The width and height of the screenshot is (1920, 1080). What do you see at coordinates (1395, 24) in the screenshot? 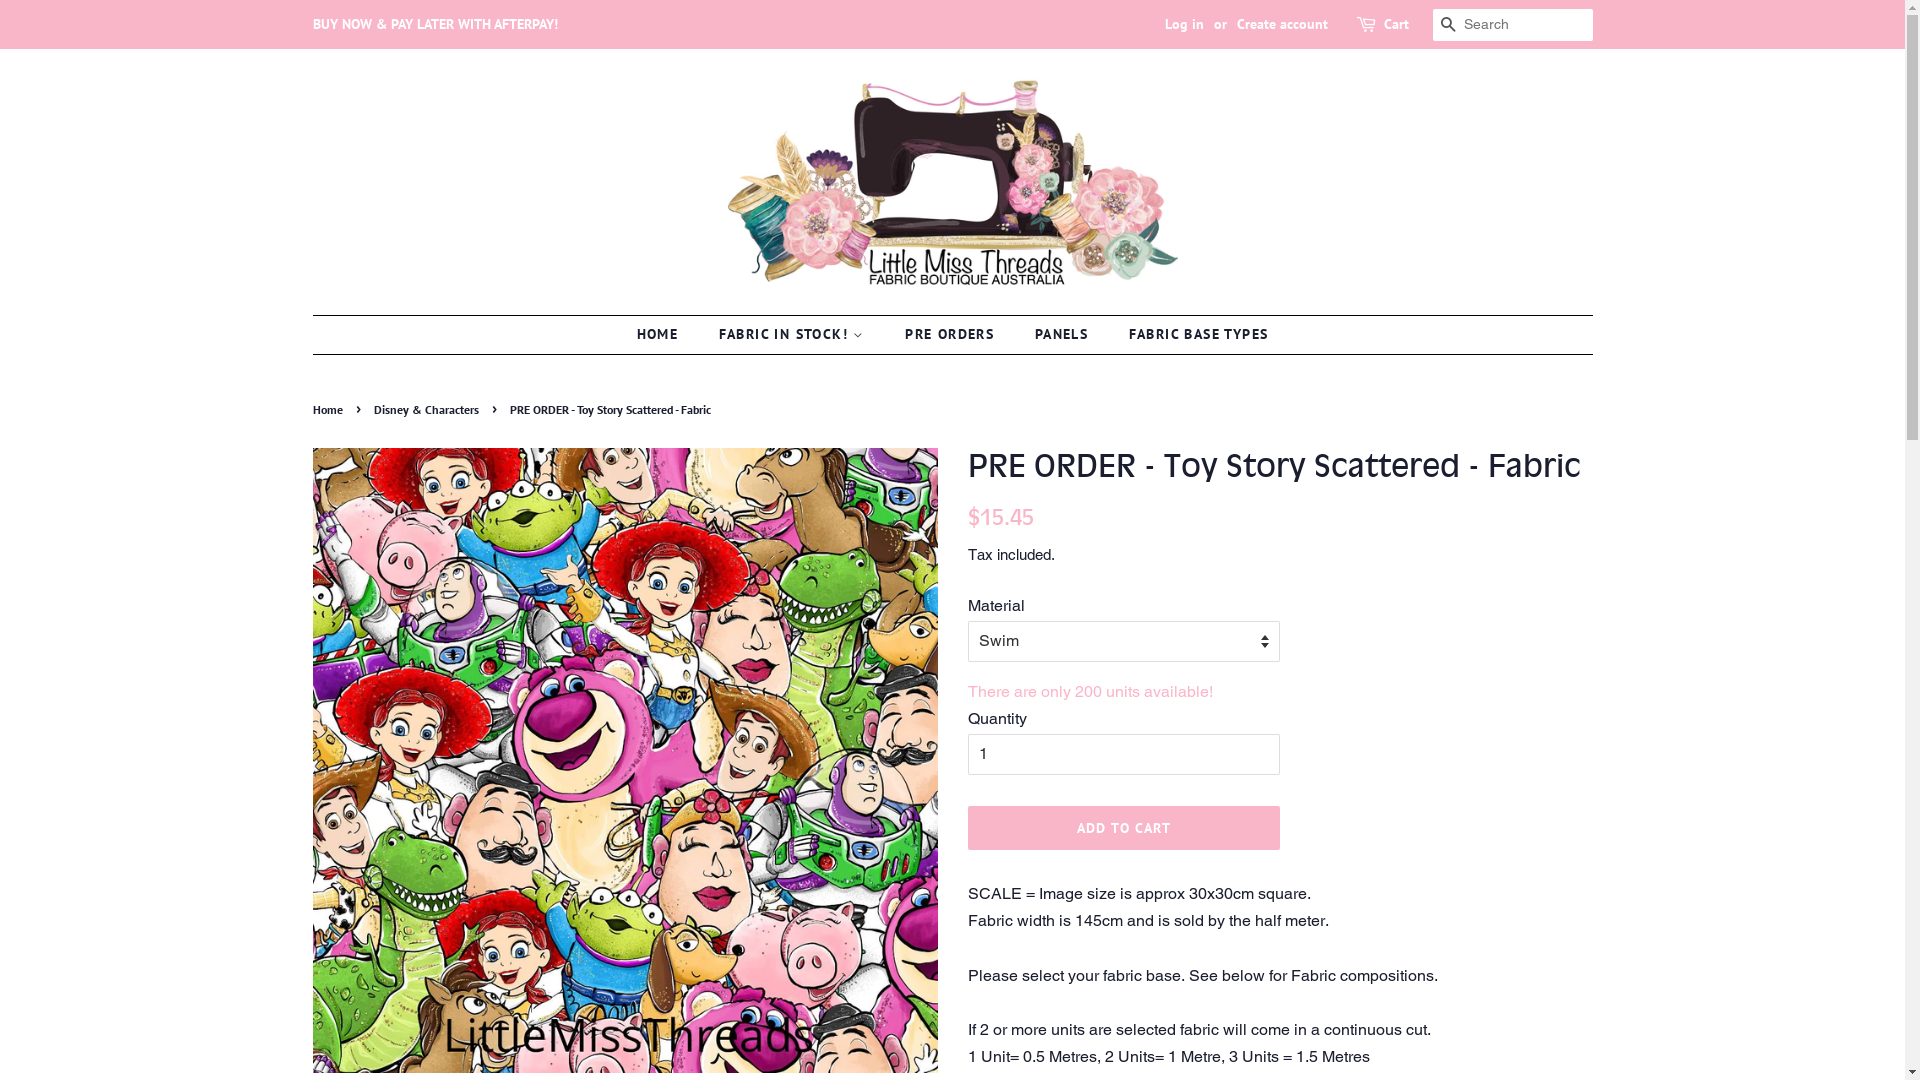
I see `'Cart'` at bounding box center [1395, 24].